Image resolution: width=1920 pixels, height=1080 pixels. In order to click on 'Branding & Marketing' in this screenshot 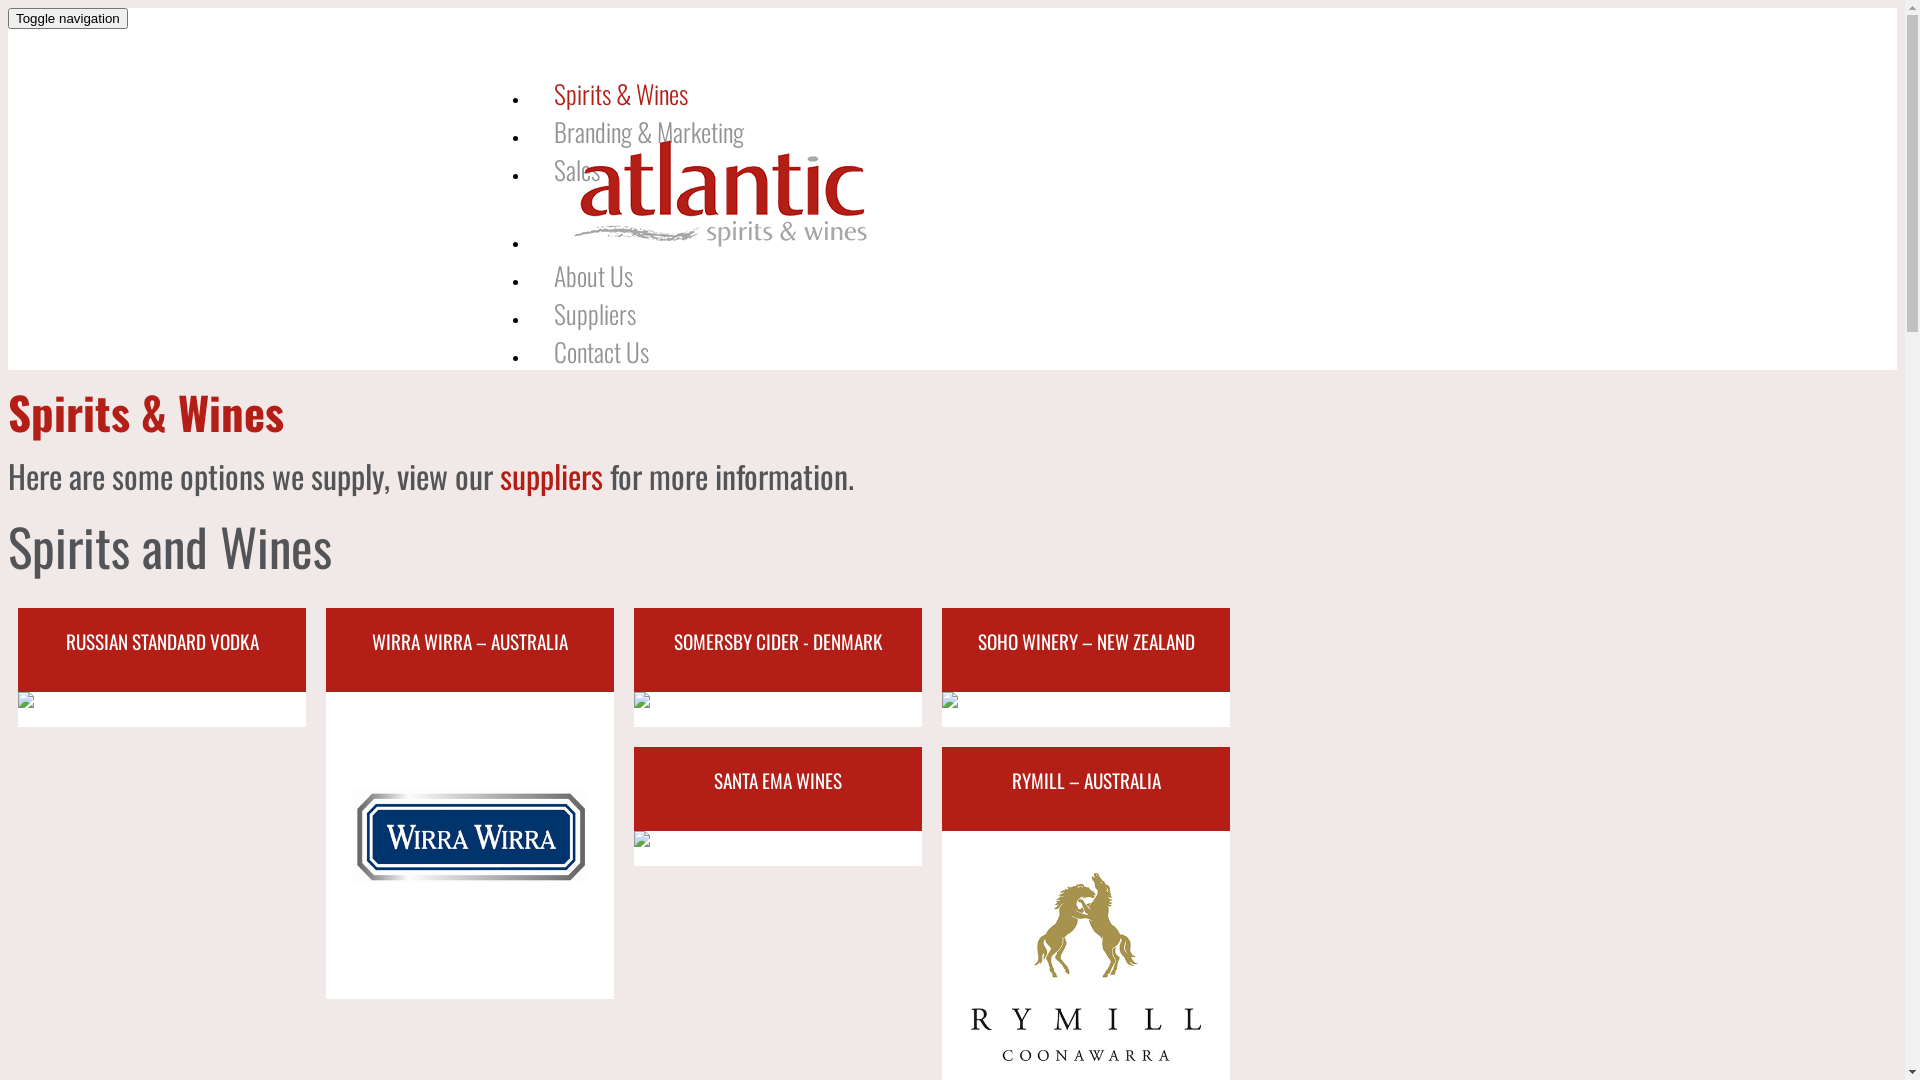, I will do `click(648, 131)`.